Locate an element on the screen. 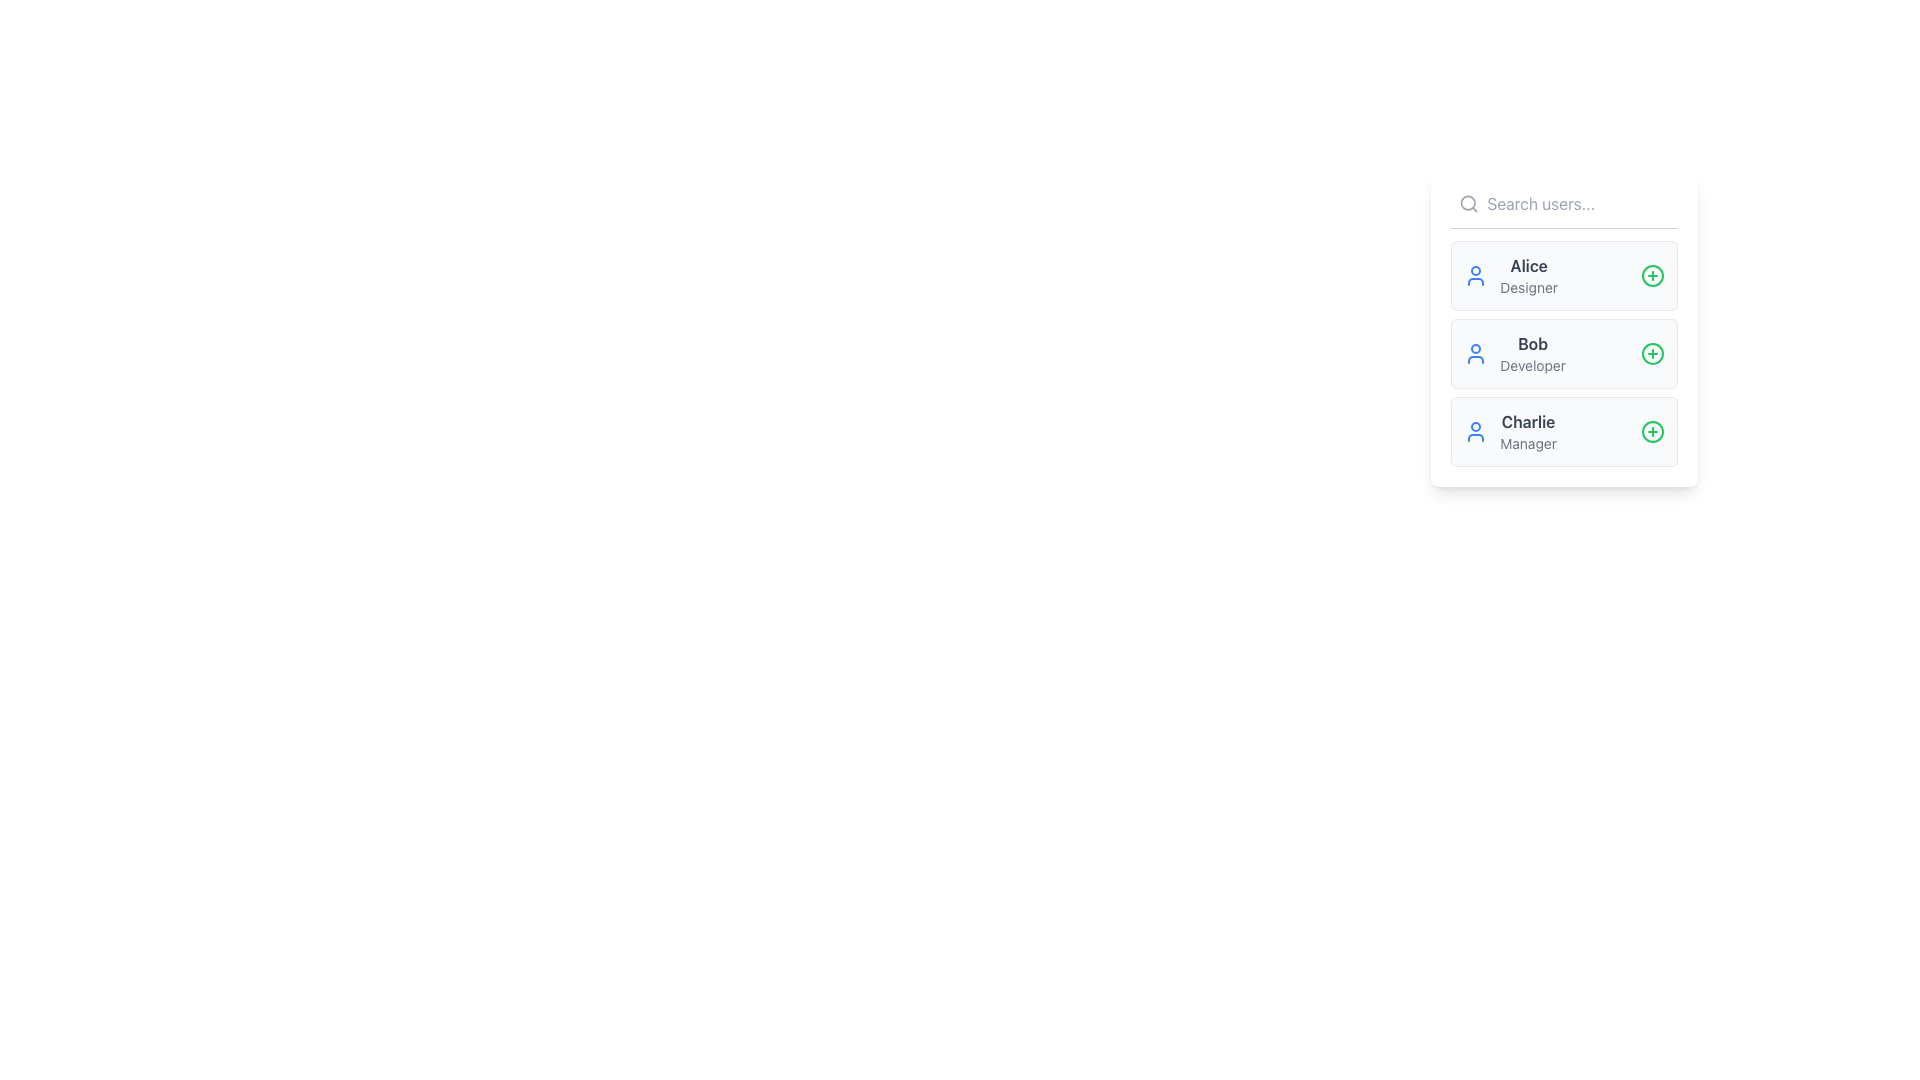 The image size is (1920, 1080). the user icon for 'Charlie', who is a 'Manager', located as the third entry in the list on the left side of the user's name and designation is located at coordinates (1476, 431).